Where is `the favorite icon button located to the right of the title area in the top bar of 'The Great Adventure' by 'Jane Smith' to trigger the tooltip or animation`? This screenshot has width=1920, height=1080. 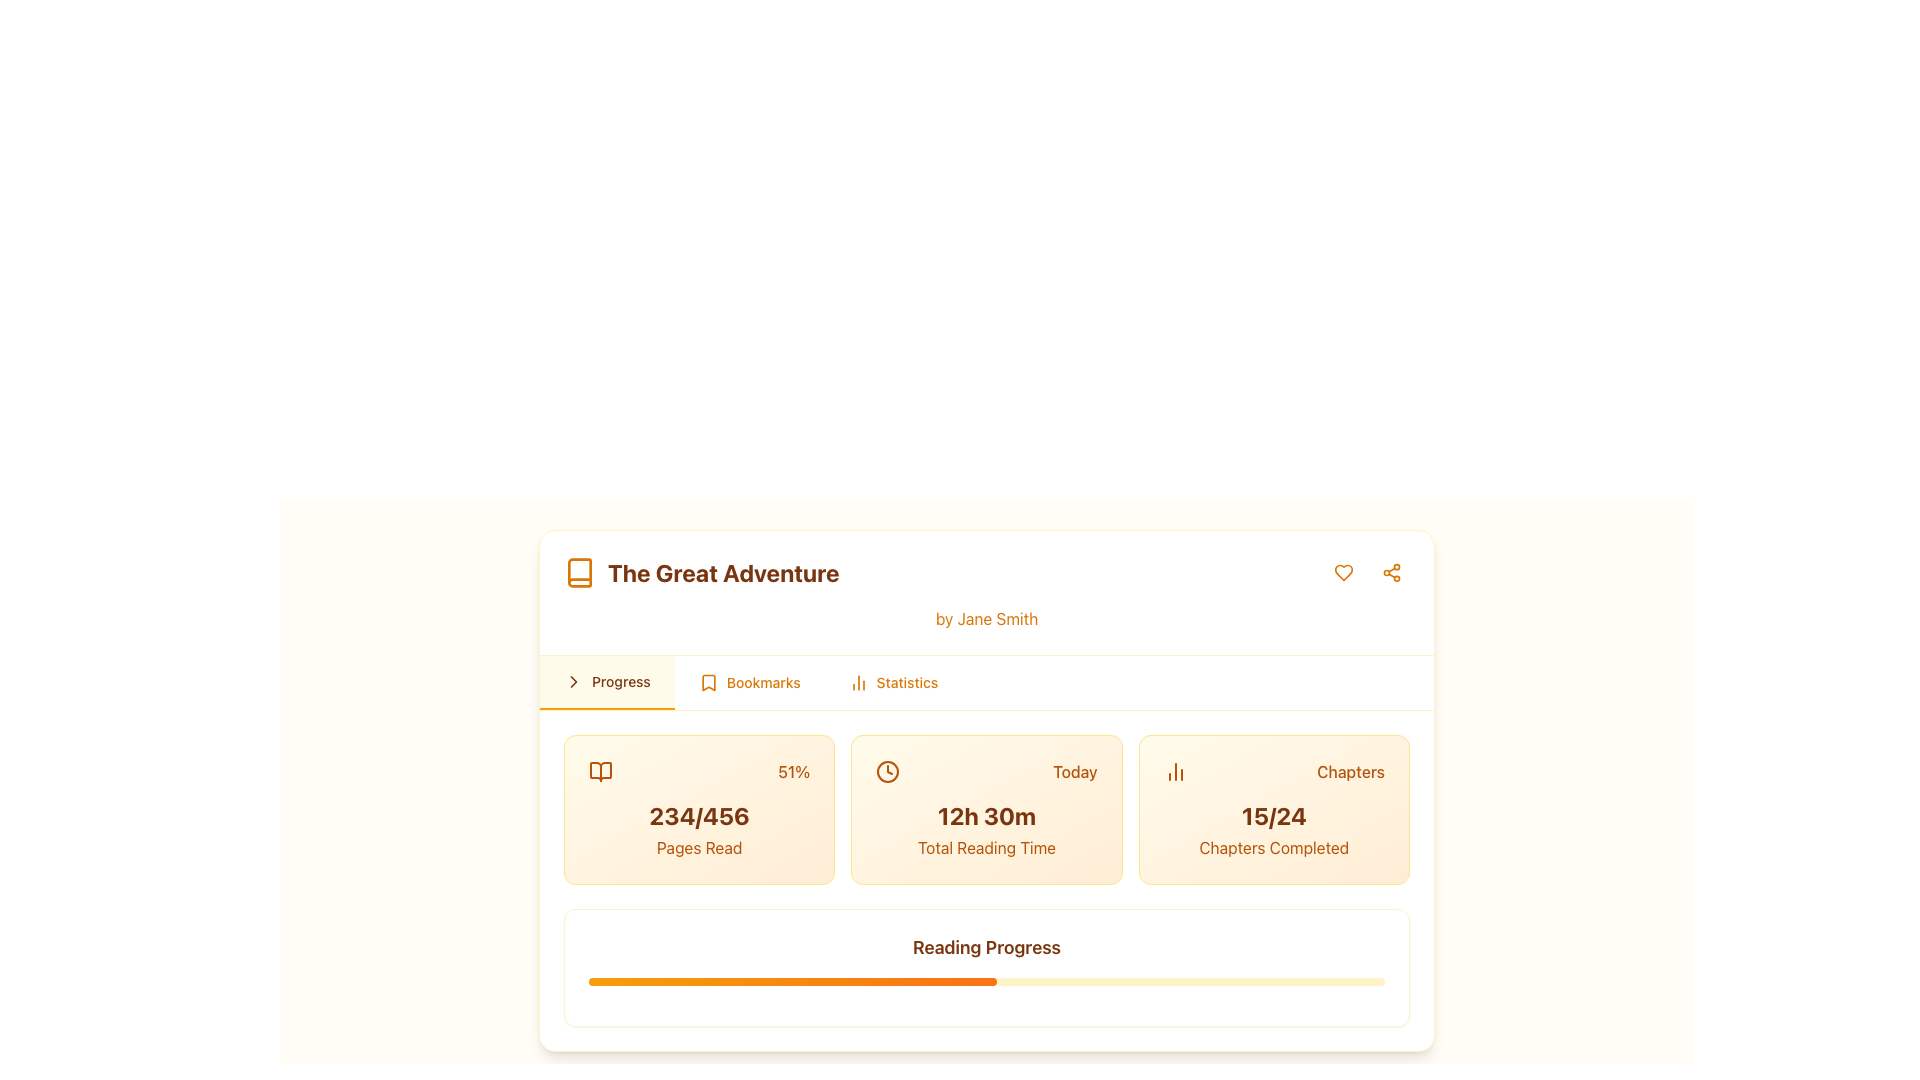 the favorite icon button located to the right of the title area in the top bar of 'The Great Adventure' by 'Jane Smith' to trigger the tooltip or animation is located at coordinates (1344, 573).